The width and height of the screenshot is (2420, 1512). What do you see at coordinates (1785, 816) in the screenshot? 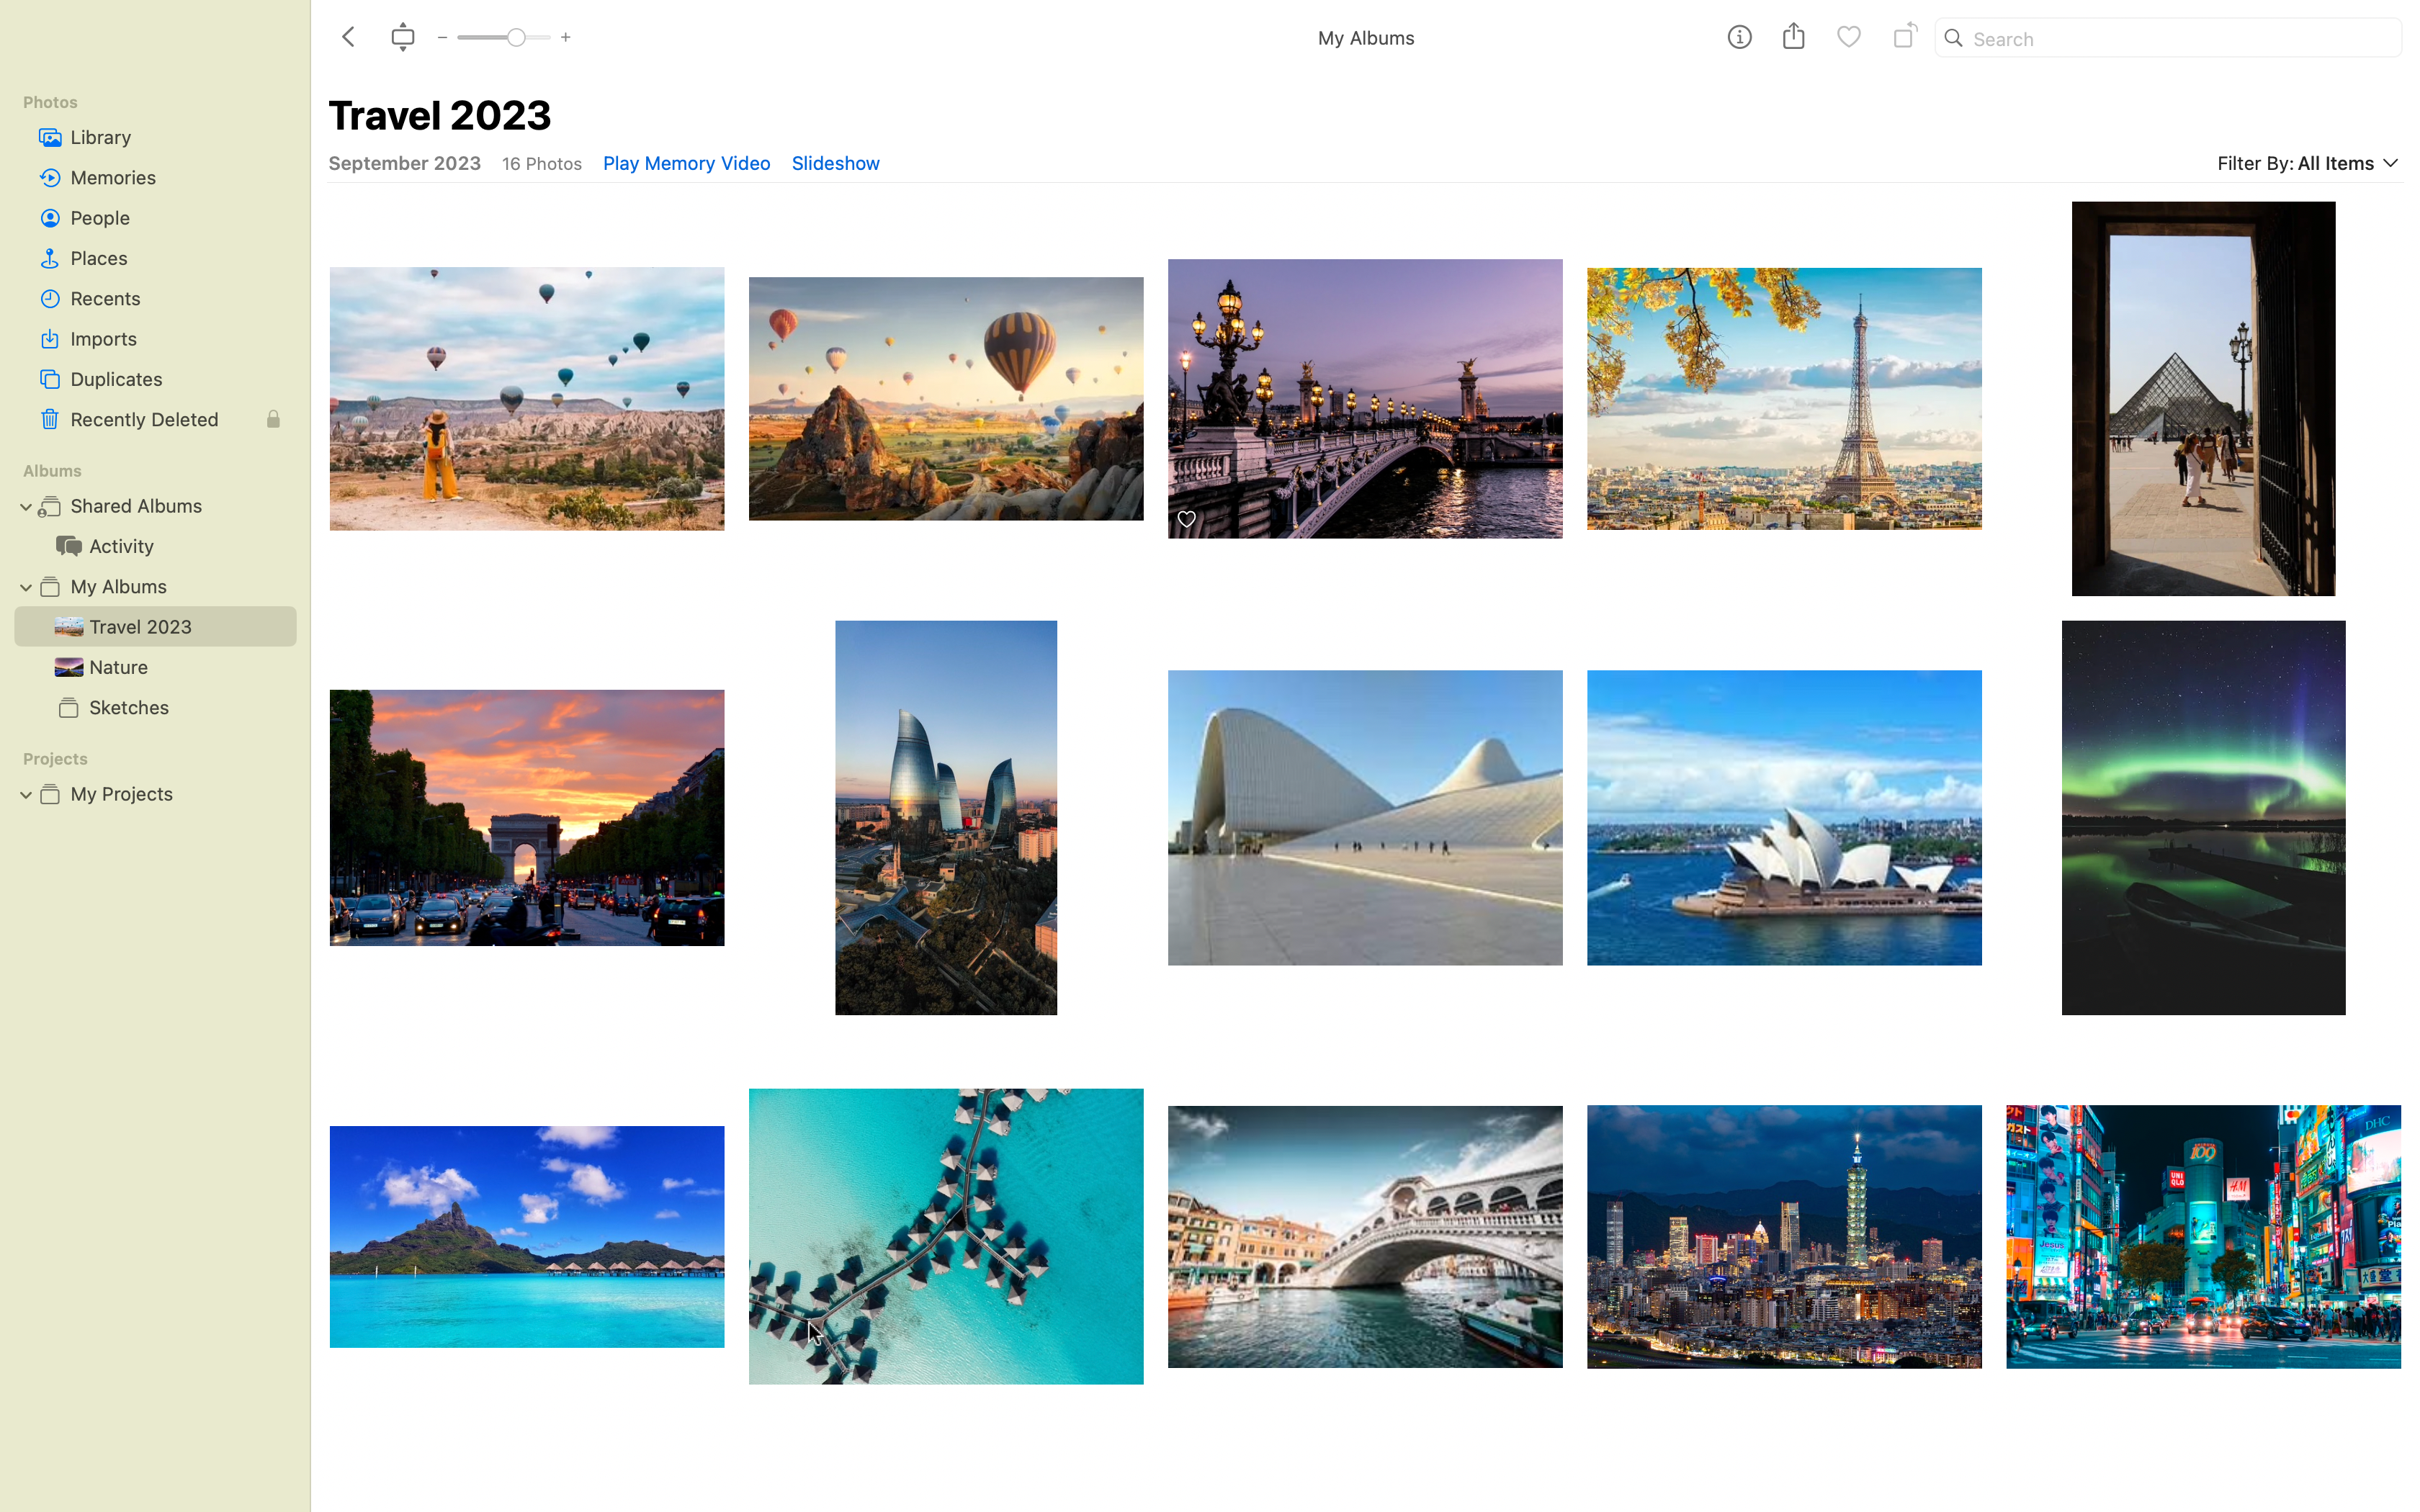
I see `Thrice rotate the image of Sydney"s lotus temple` at bounding box center [1785, 816].